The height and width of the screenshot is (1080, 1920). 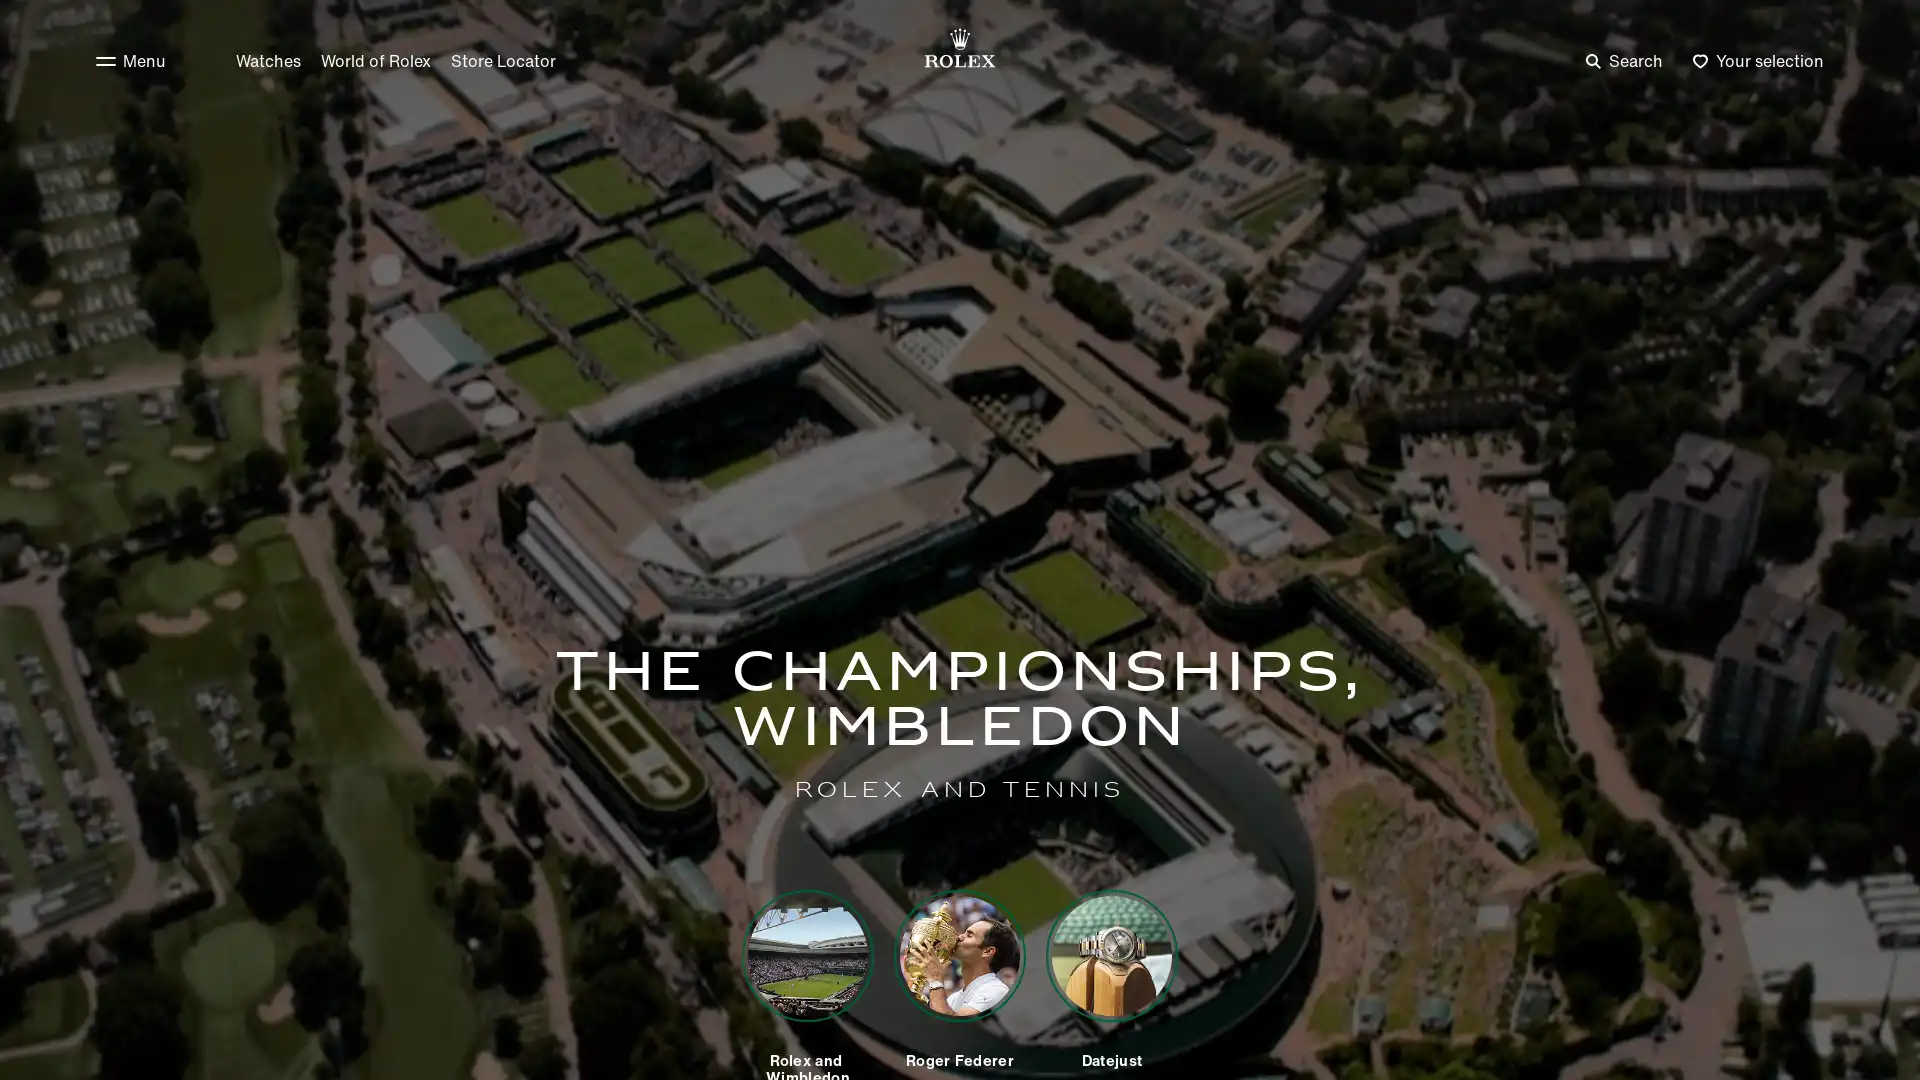 What do you see at coordinates (1624, 59) in the screenshot?
I see `Search` at bounding box center [1624, 59].